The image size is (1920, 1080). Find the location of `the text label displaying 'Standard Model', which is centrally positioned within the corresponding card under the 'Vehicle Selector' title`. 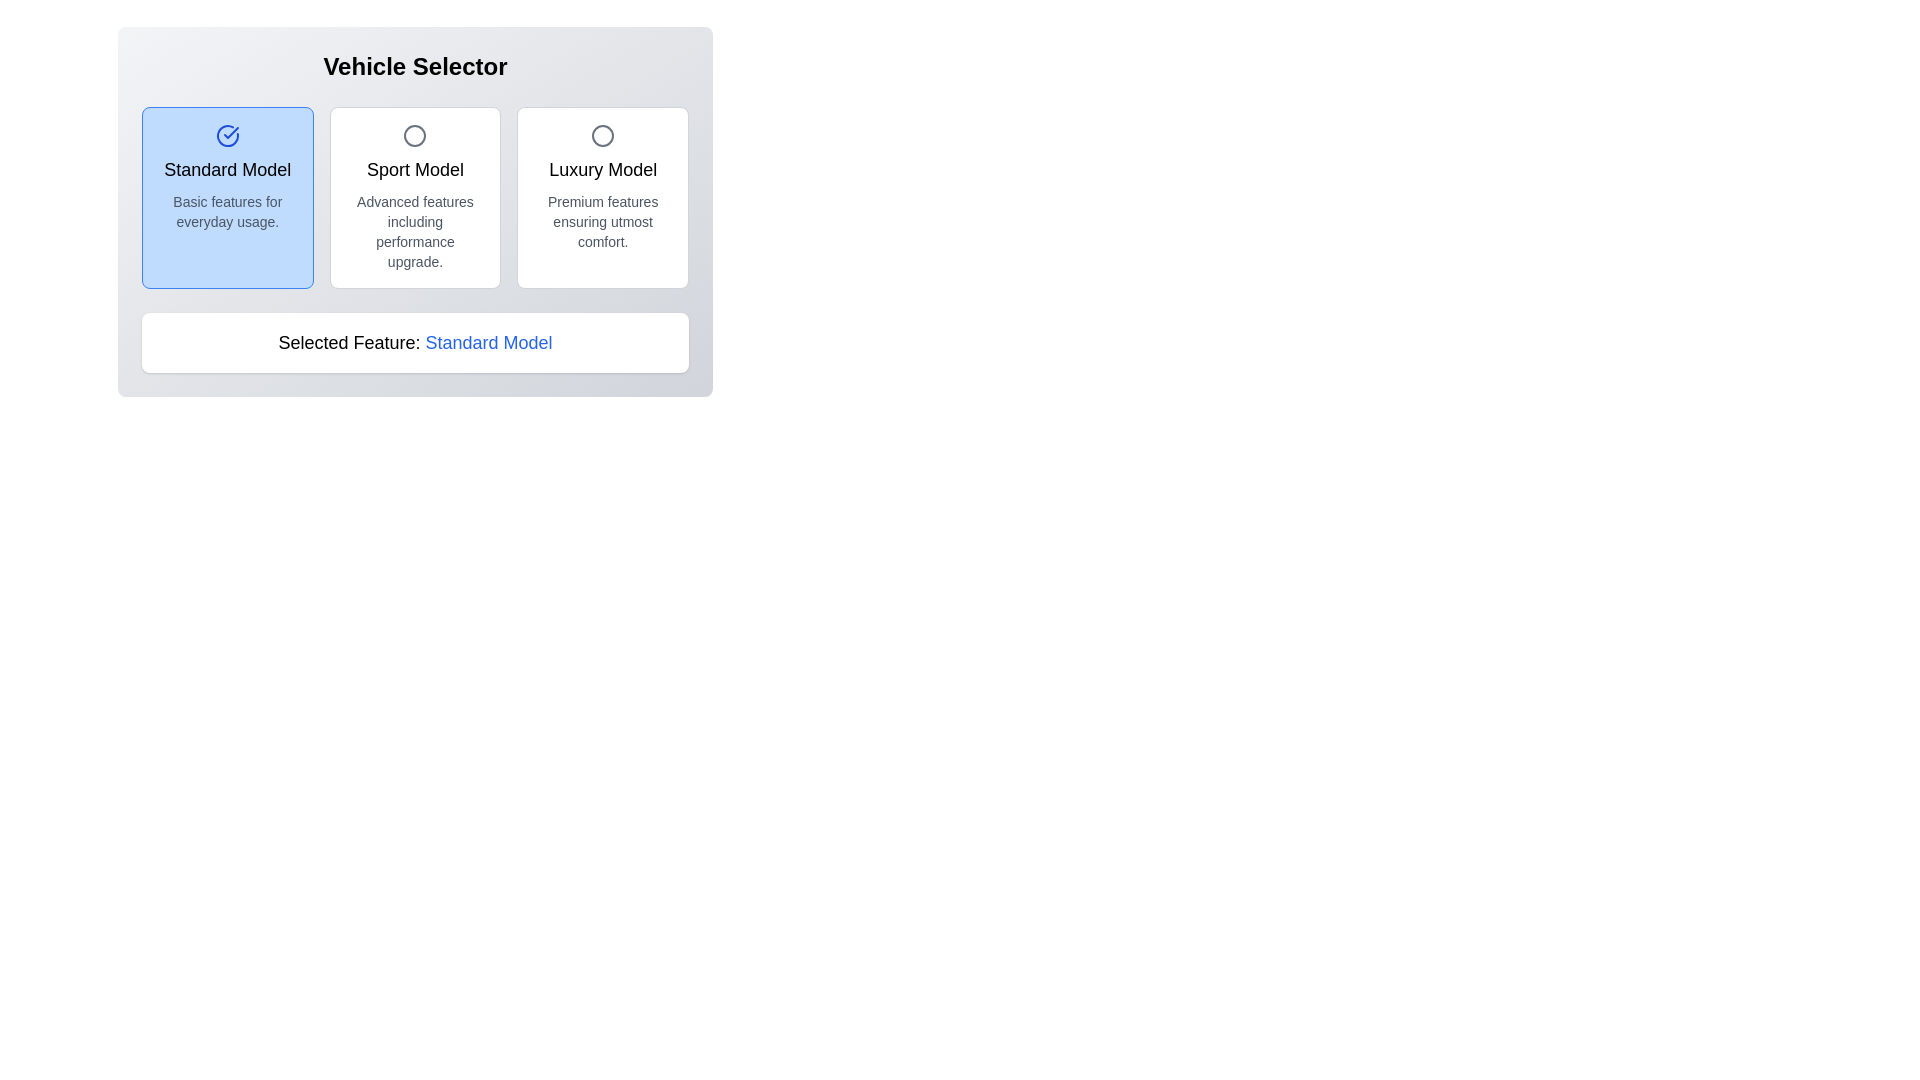

the text label displaying 'Standard Model', which is centrally positioned within the corresponding card under the 'Vehicle Selector' title is located at coordinates (227, 168).